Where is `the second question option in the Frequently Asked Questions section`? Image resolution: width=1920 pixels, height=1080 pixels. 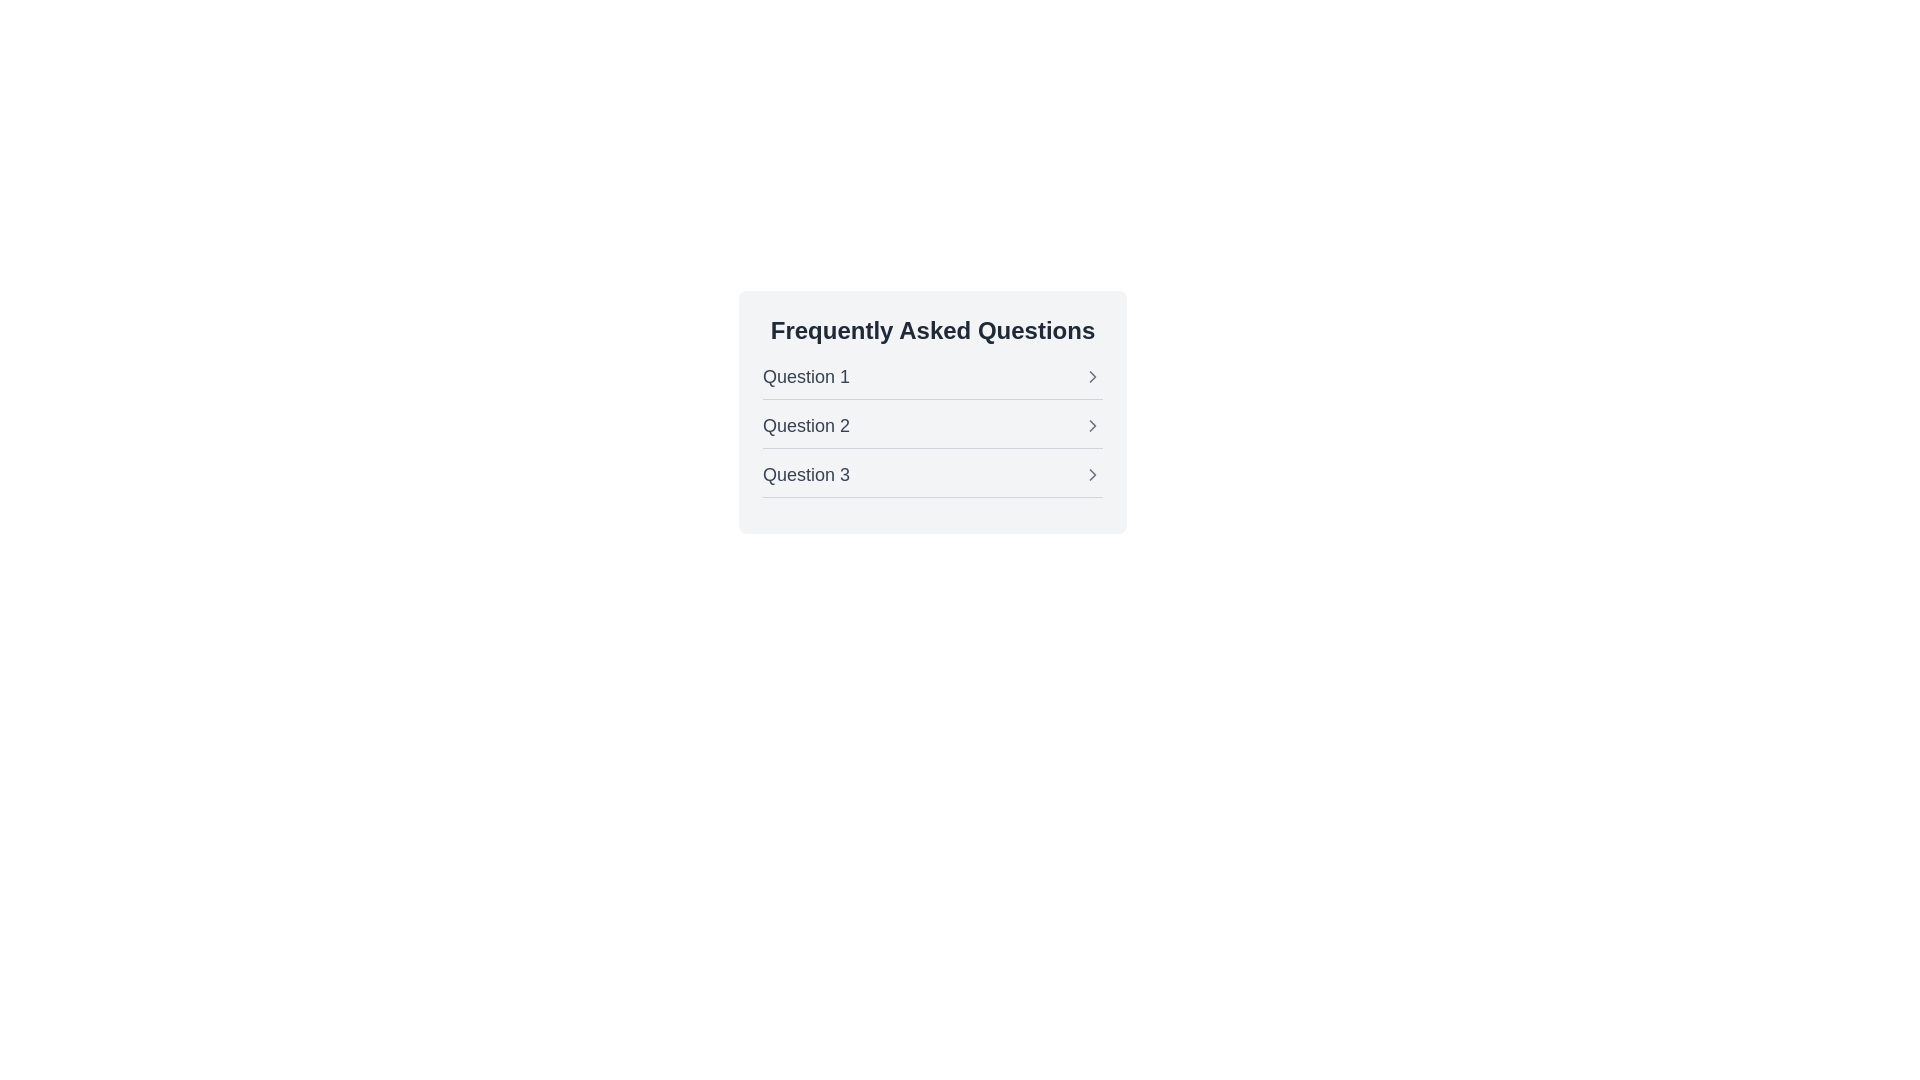 the second question option in the Frequently Asked Questions section is located at coordinates (931, 424).